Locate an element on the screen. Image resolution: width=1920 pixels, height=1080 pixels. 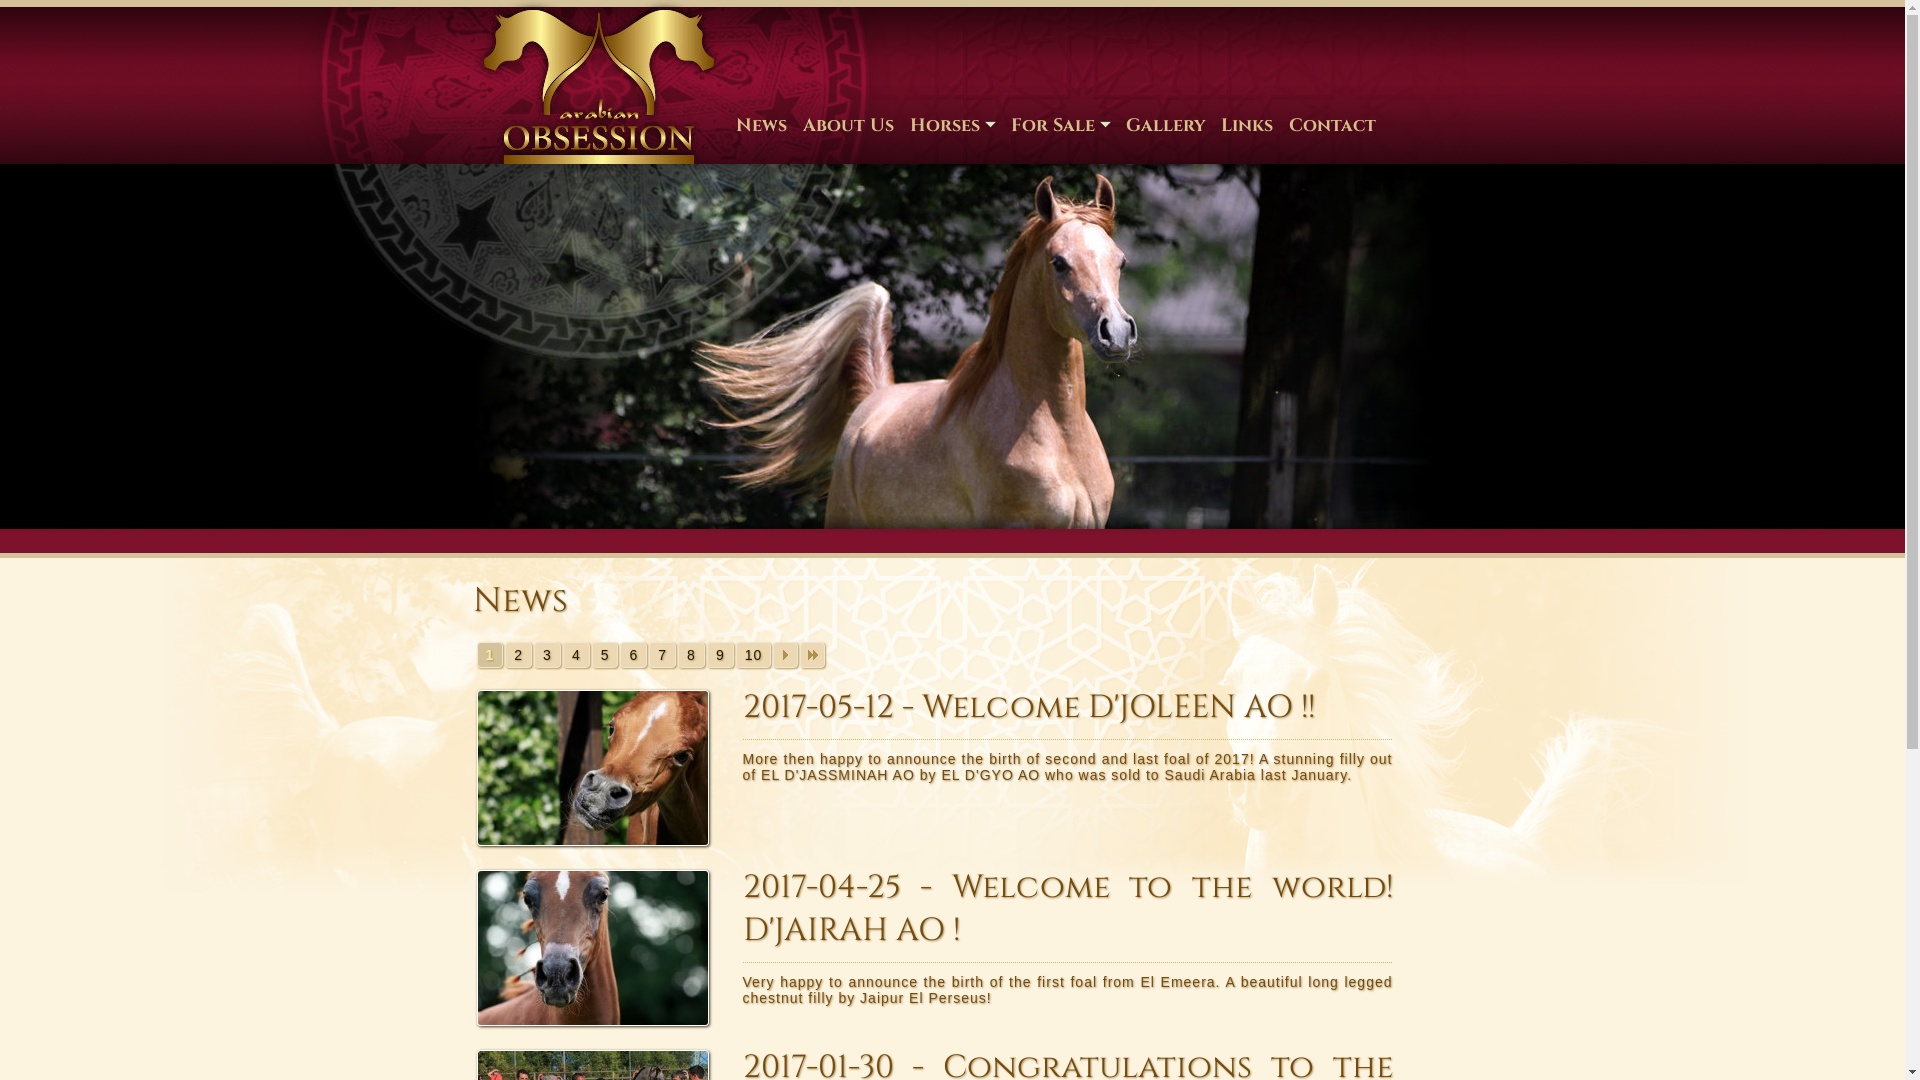
'7' is located at coordinates (648, 655).